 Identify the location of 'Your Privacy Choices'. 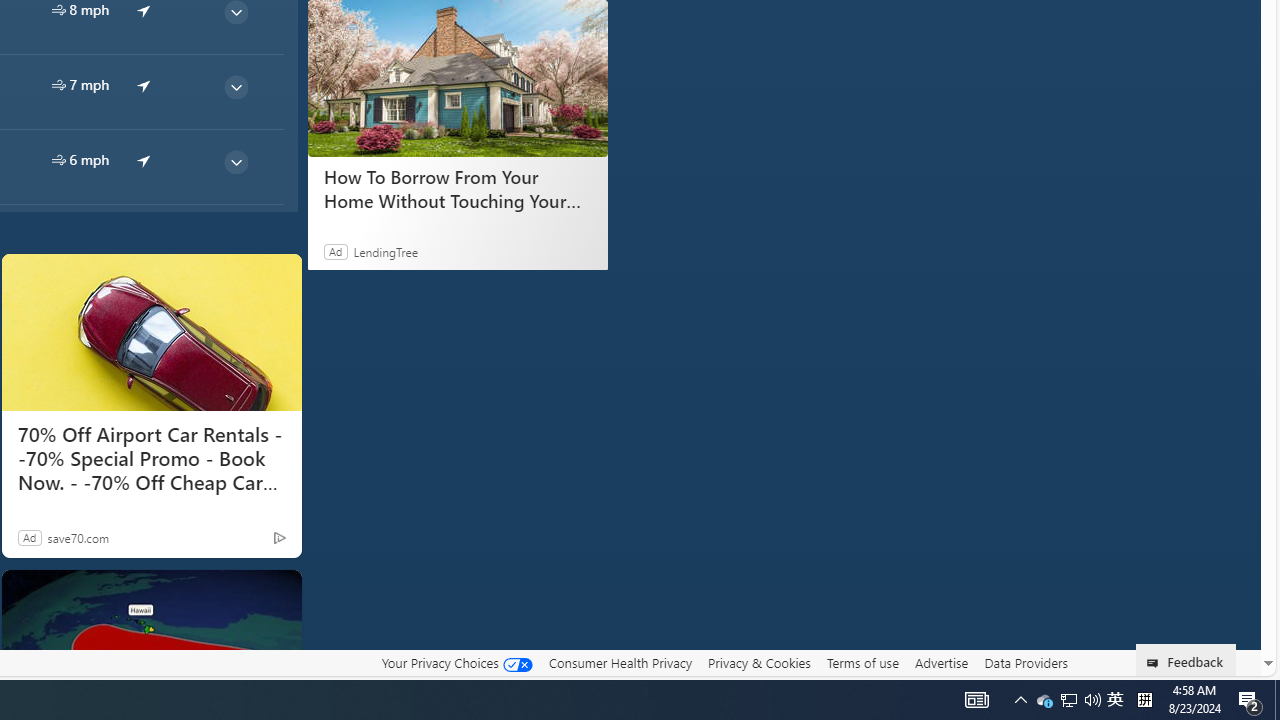
(455, 663).